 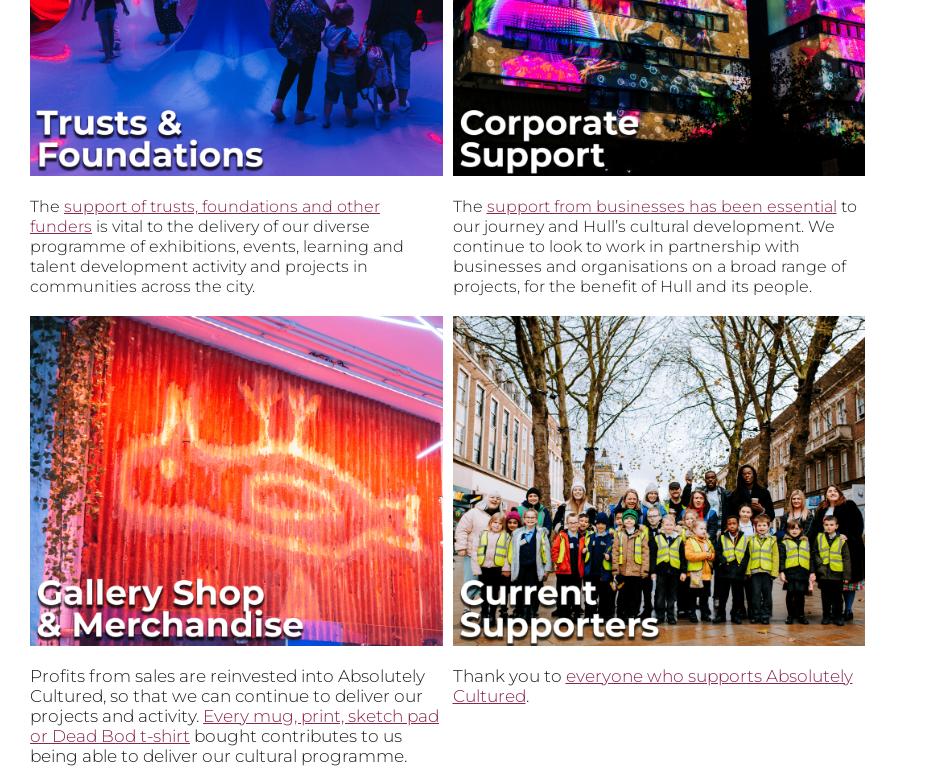 I want to click on 'Profits from sales are reinvested into Absolutely Cultured, so that we can continue to deliver our projects and activity.', so click(x=227, y=695).